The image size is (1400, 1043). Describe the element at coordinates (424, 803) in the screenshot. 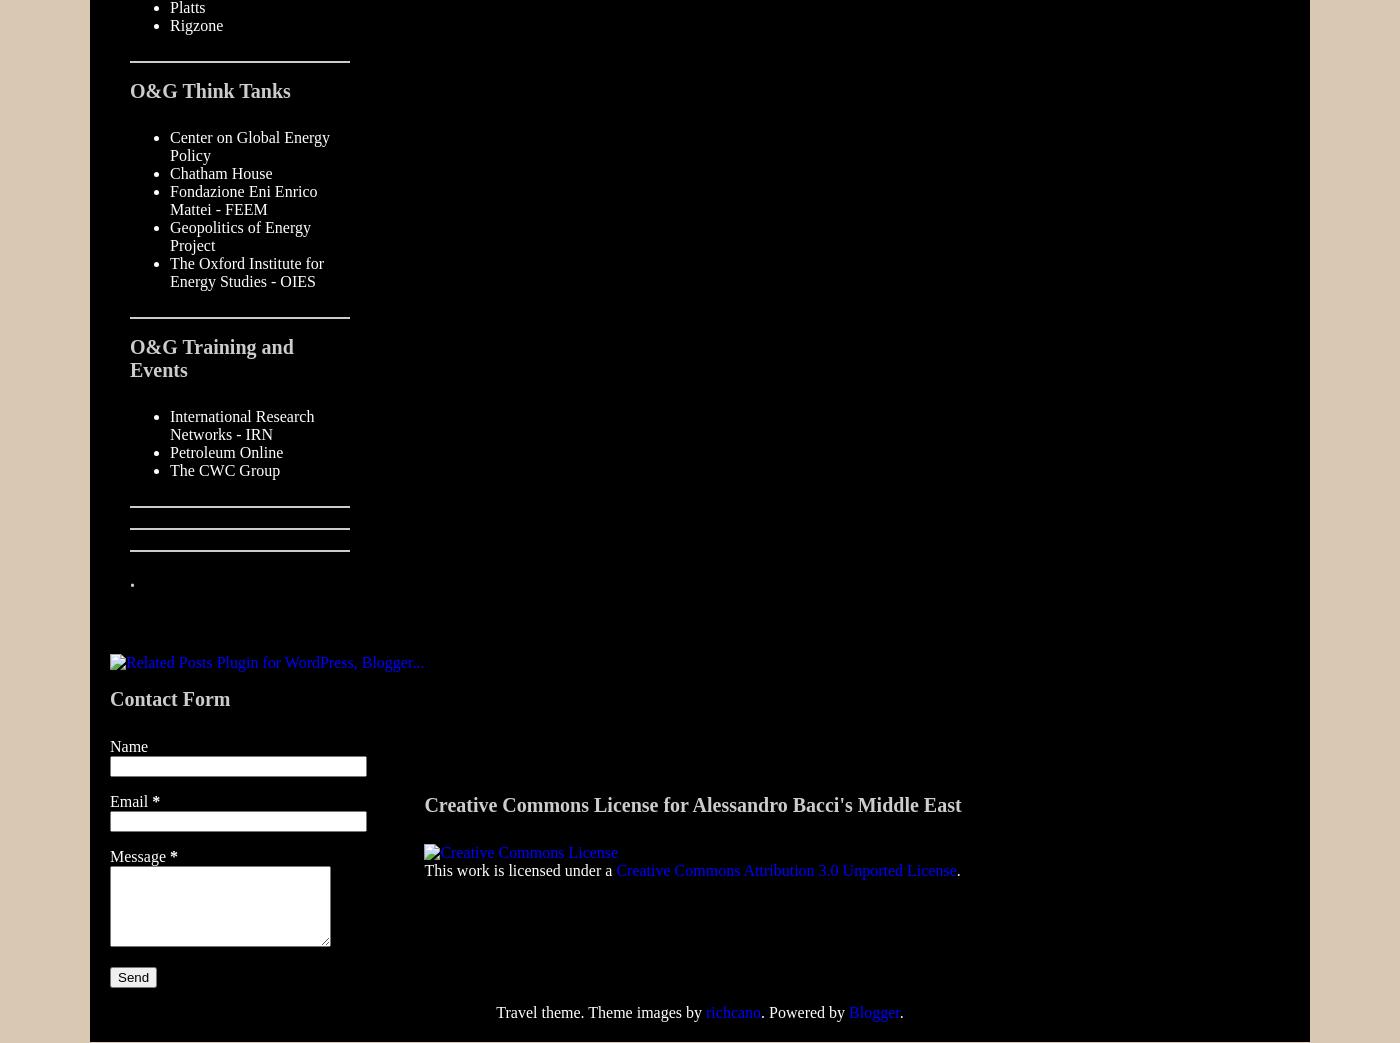

I see `'Creative Commons License for Alessandro Bacci's Middle East'` at that location.